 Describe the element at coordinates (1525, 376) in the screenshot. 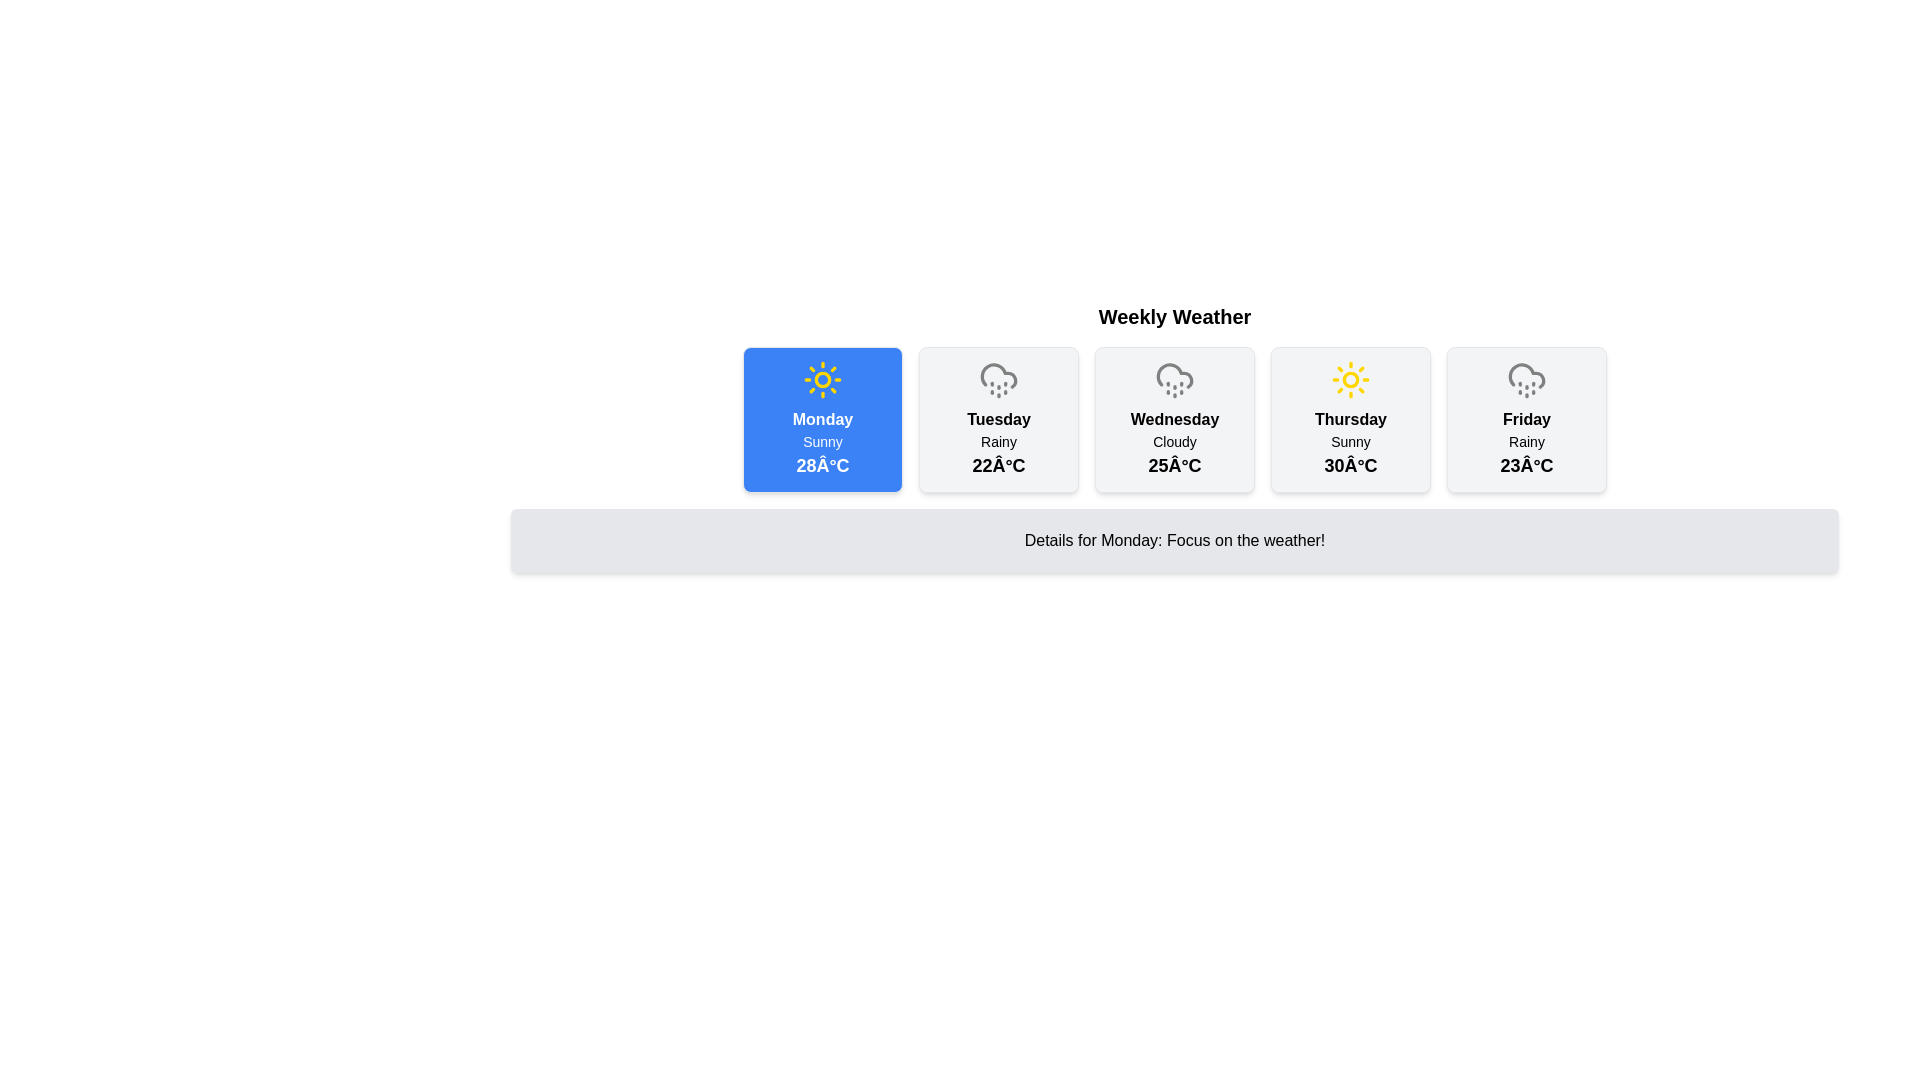

I see `the top part of the cloud icon with drizzle drops in the Friday weather card of the Weekly Weather section` at that location.